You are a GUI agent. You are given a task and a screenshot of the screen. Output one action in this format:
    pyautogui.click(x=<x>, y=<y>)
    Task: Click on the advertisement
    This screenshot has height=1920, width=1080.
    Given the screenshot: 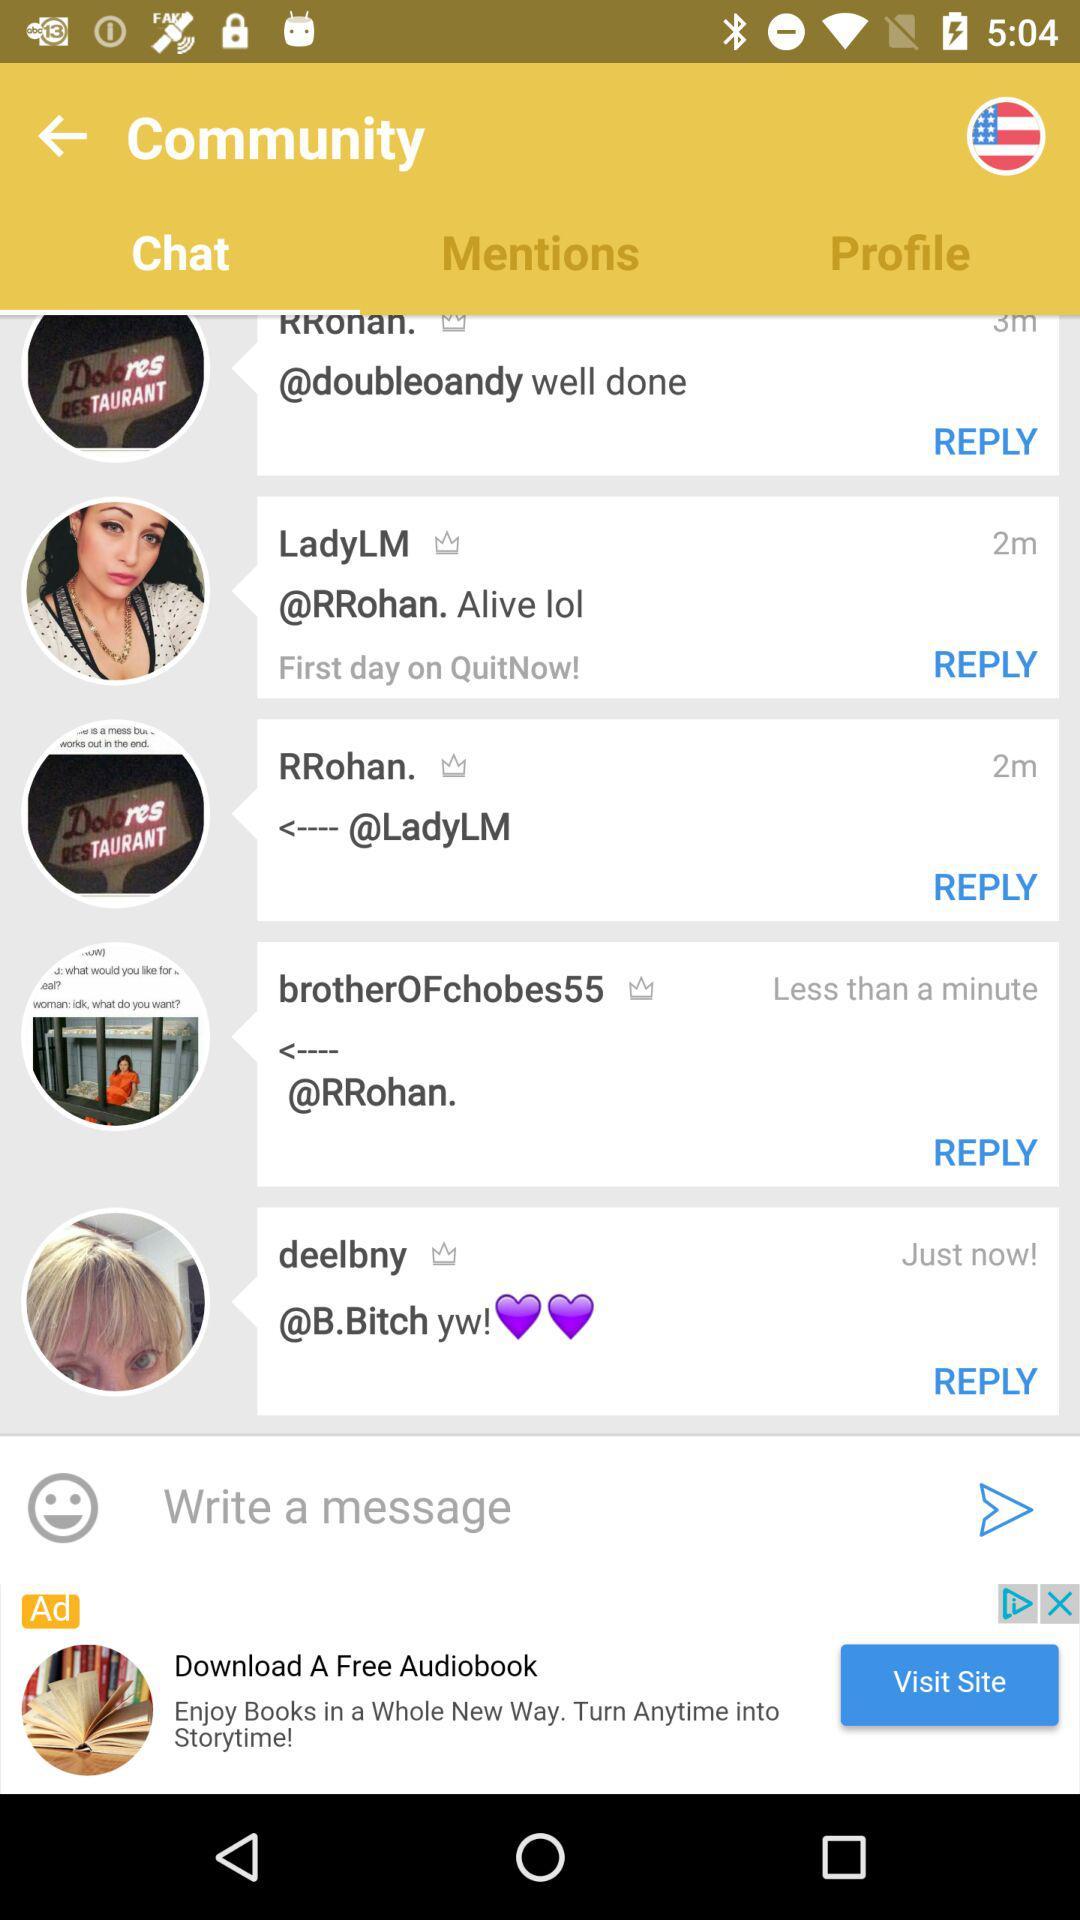 What is the action you would take?
    pyautogui.click(x=540, y=1688)
    